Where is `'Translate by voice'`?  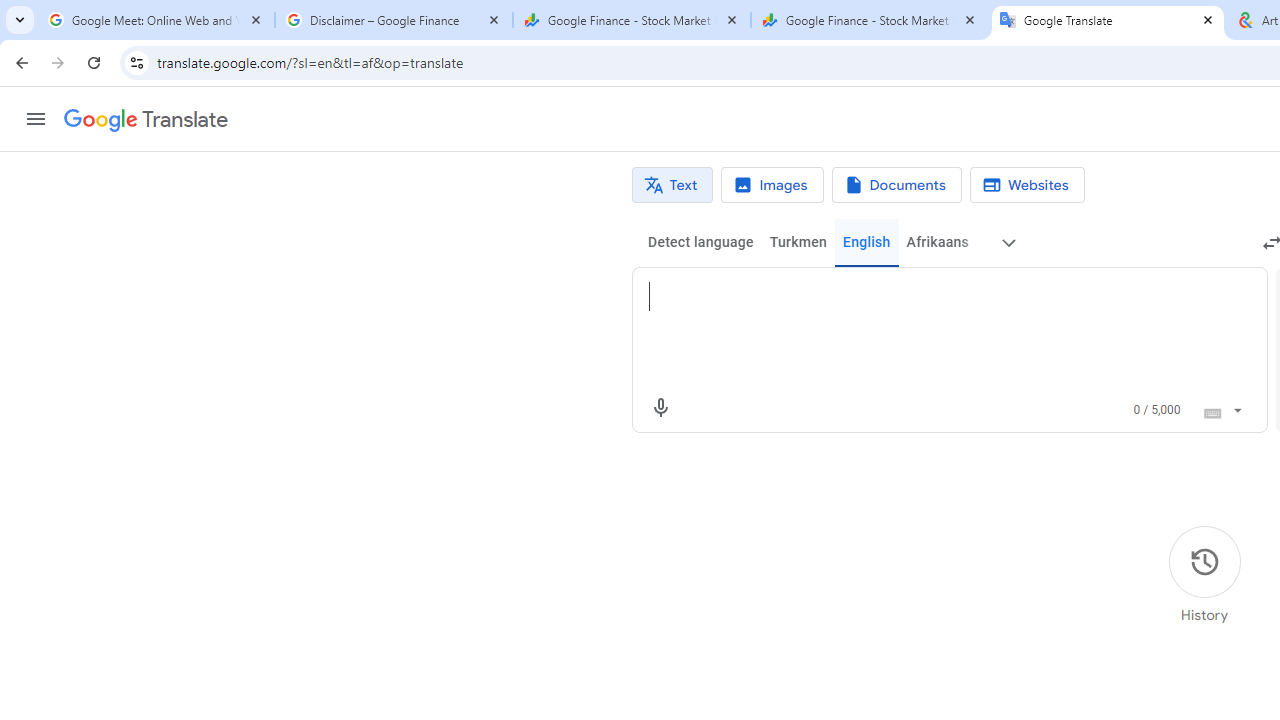 'Translate by voice' is located at coordinates (660, 406).